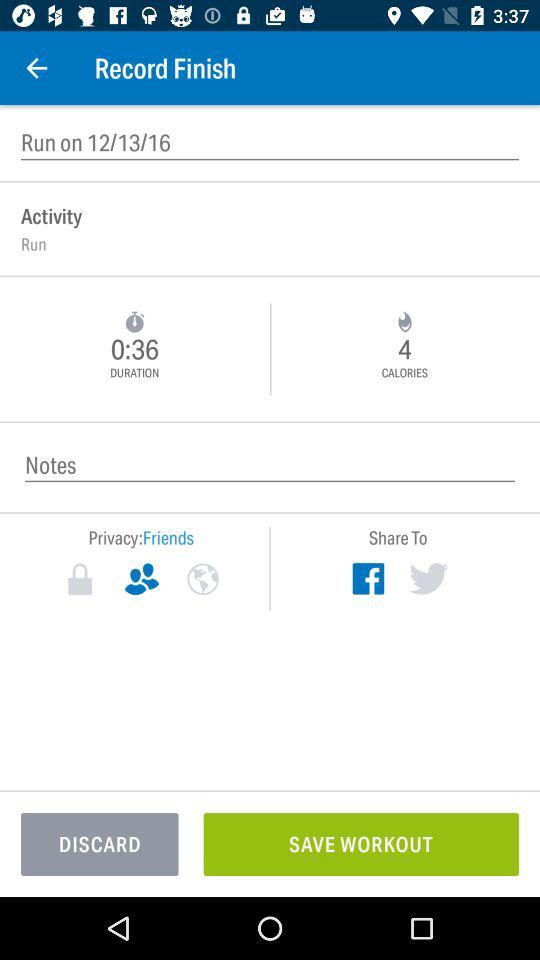  Describe the element at coordinates (367, 578) in the screenshot. I see `the facebook icon` at that location.